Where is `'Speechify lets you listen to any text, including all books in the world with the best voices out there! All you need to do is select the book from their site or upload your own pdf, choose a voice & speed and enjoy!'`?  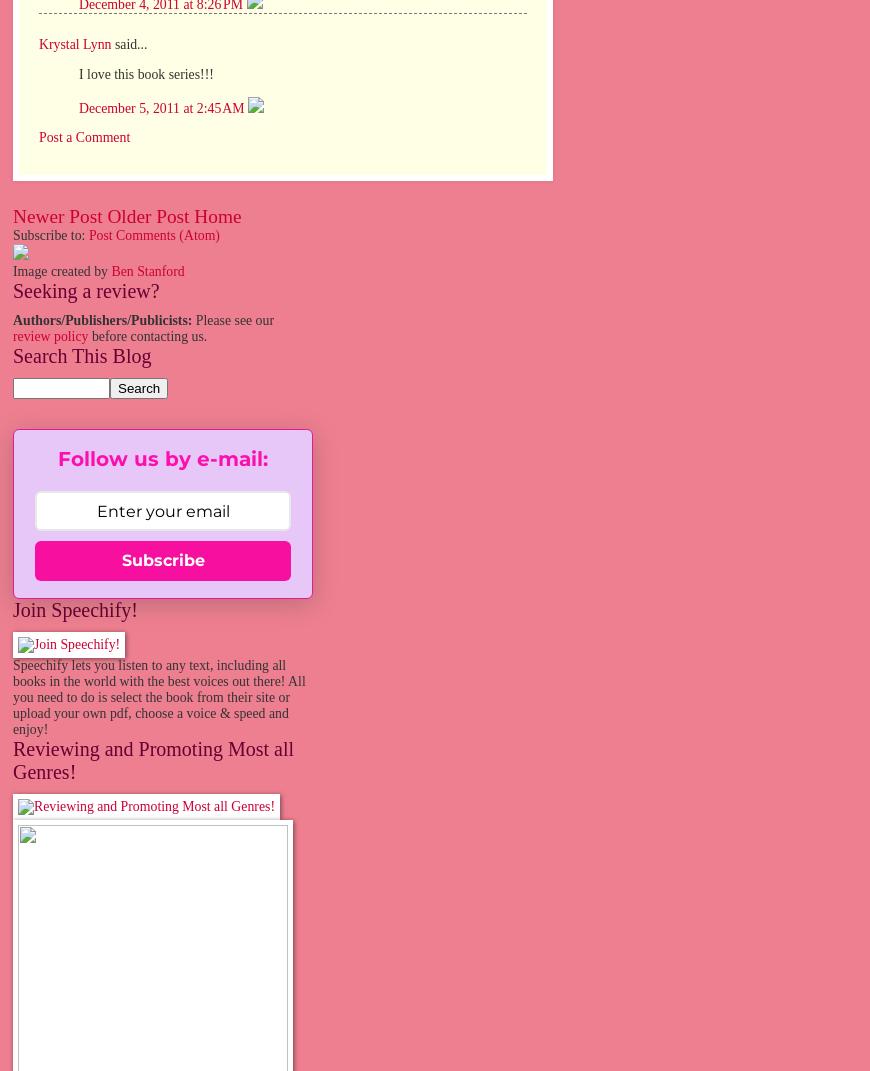
'Speechify lets you listen to any text, including all books in the world with the best voices out there! All you need to do is select the book from their site or upload your own pdf, choose a voice & speed and enjoy!' is located at coordinates (158, 697).